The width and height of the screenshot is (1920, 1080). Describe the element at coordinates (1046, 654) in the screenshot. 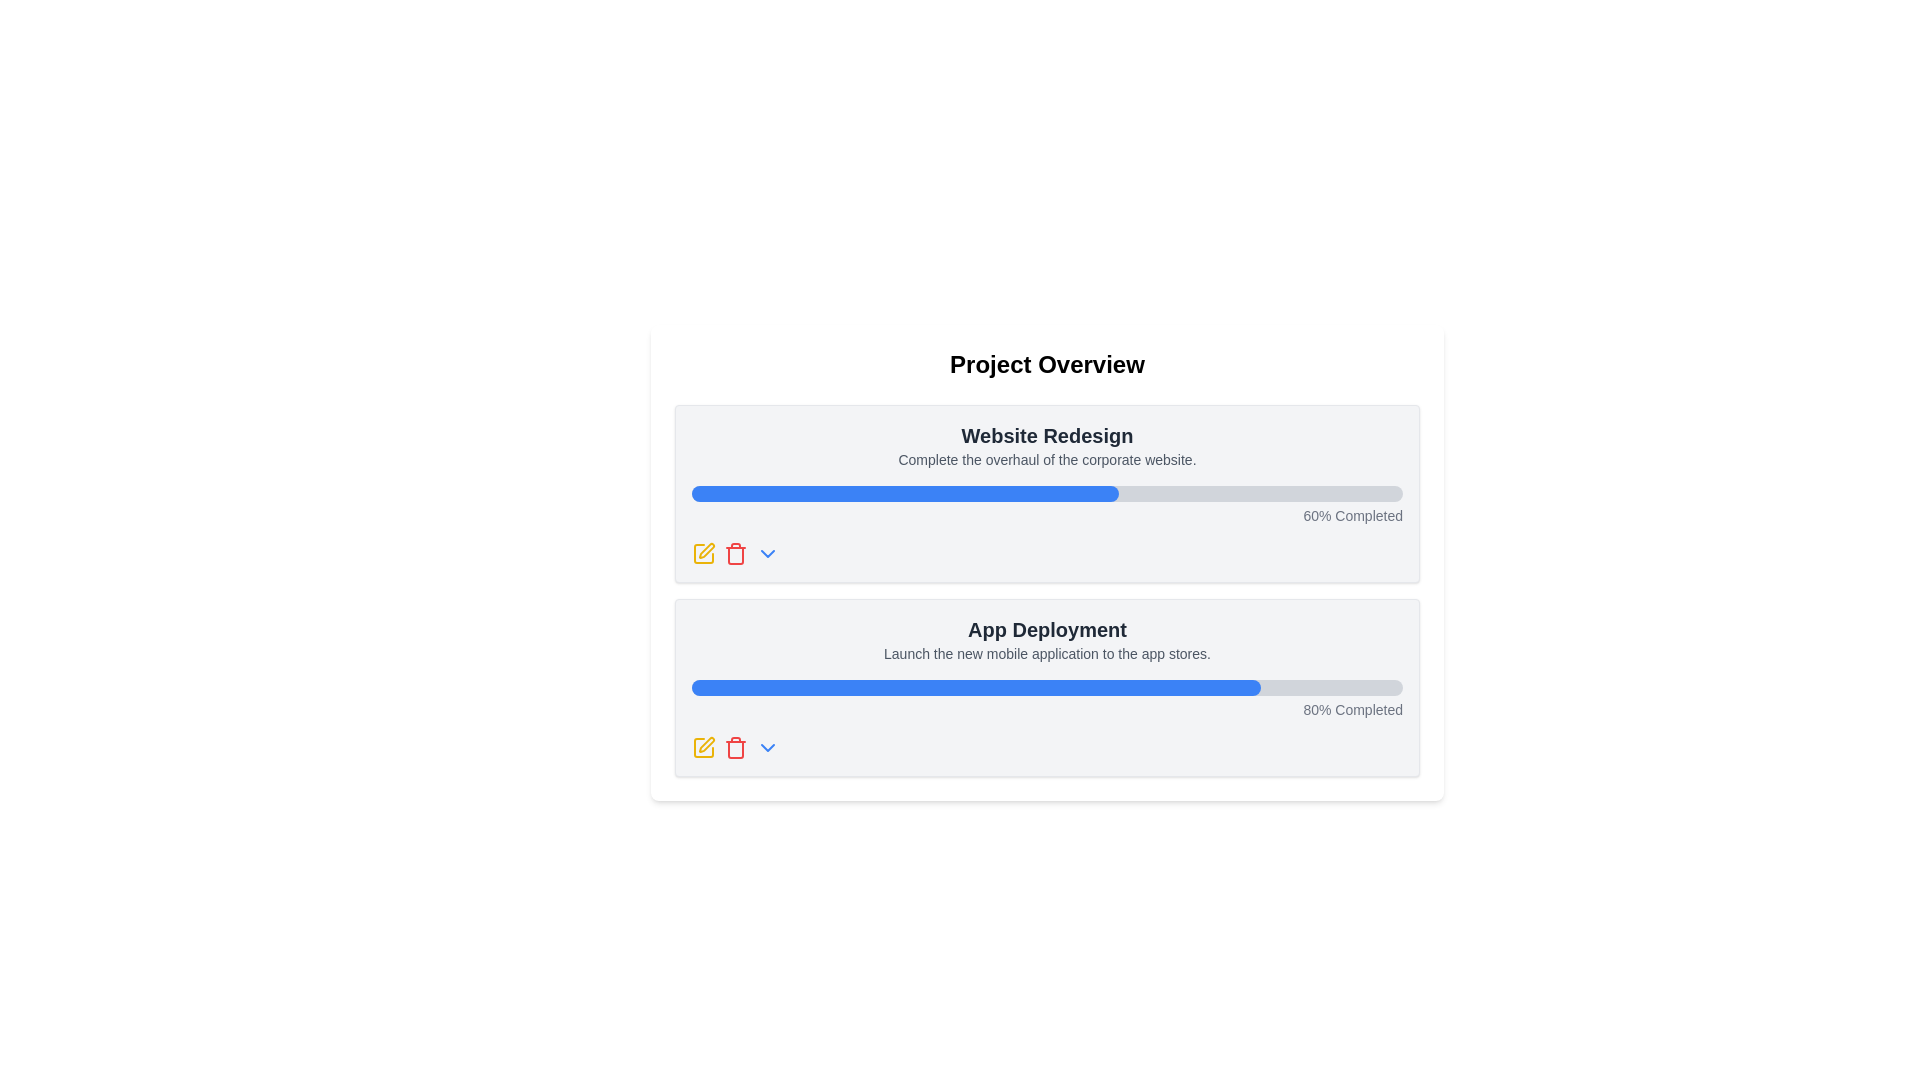

I see `the text content that describes the progress of the 'App Deployment' task, located under the 'App Deployment' header and above the '80% Completed' completion bar in the second card section` at that location.